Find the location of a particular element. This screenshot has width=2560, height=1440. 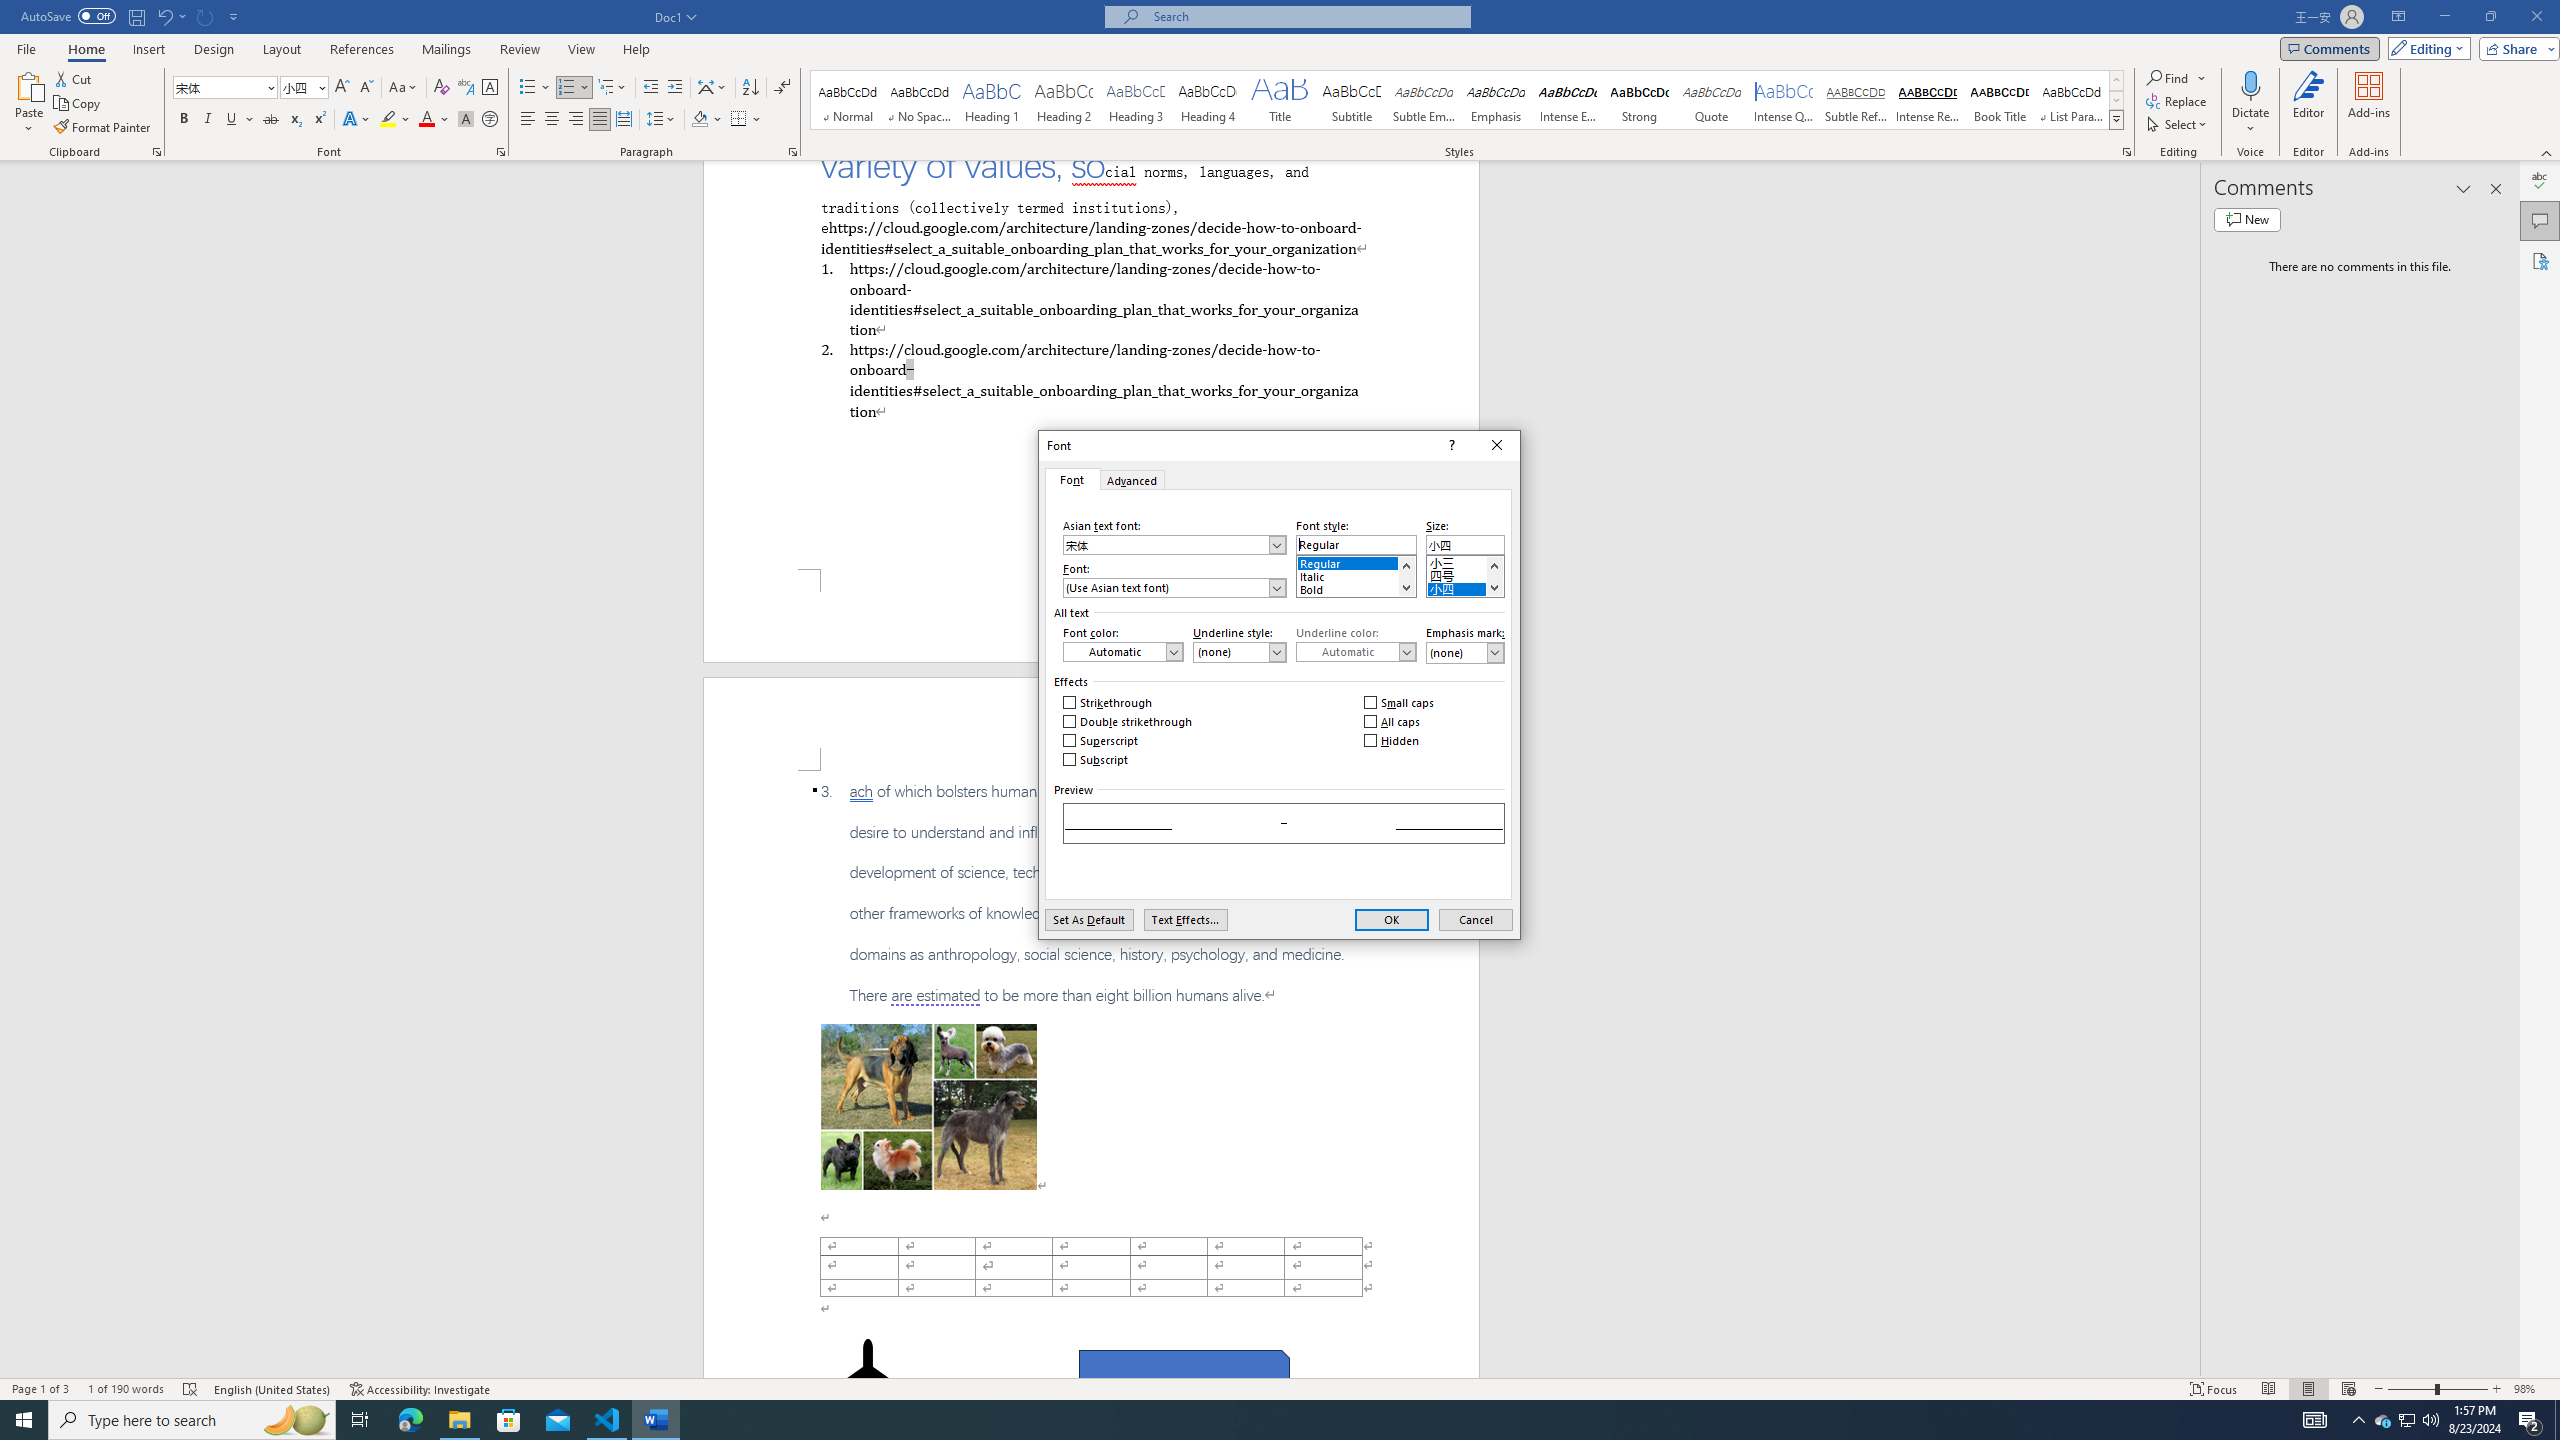

'Set As Default' is located at coordinates (1088, 919).